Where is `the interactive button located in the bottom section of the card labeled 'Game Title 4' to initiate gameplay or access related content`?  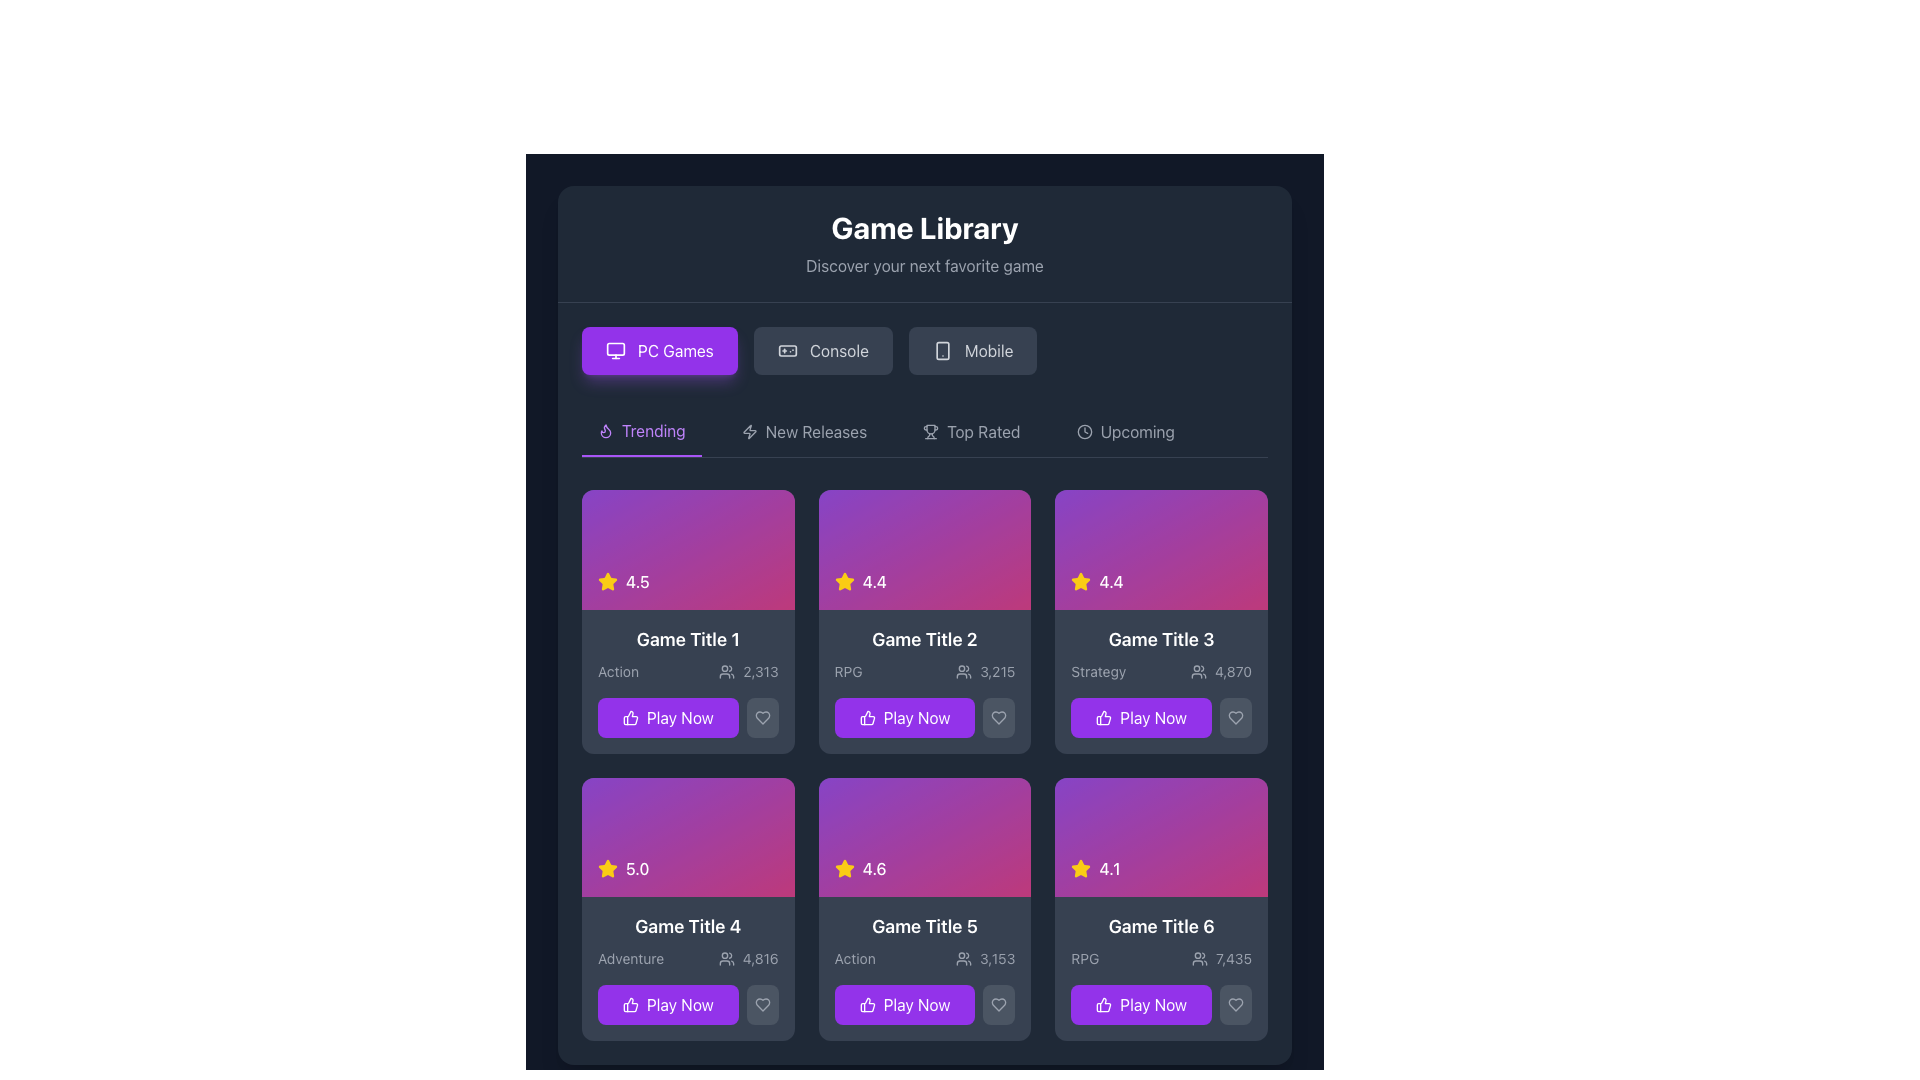
the interactive button located in the bottom section of the card labeled 'Game Title 4' to initiate gameplay or access related content is located at coordinates (688, 1005).